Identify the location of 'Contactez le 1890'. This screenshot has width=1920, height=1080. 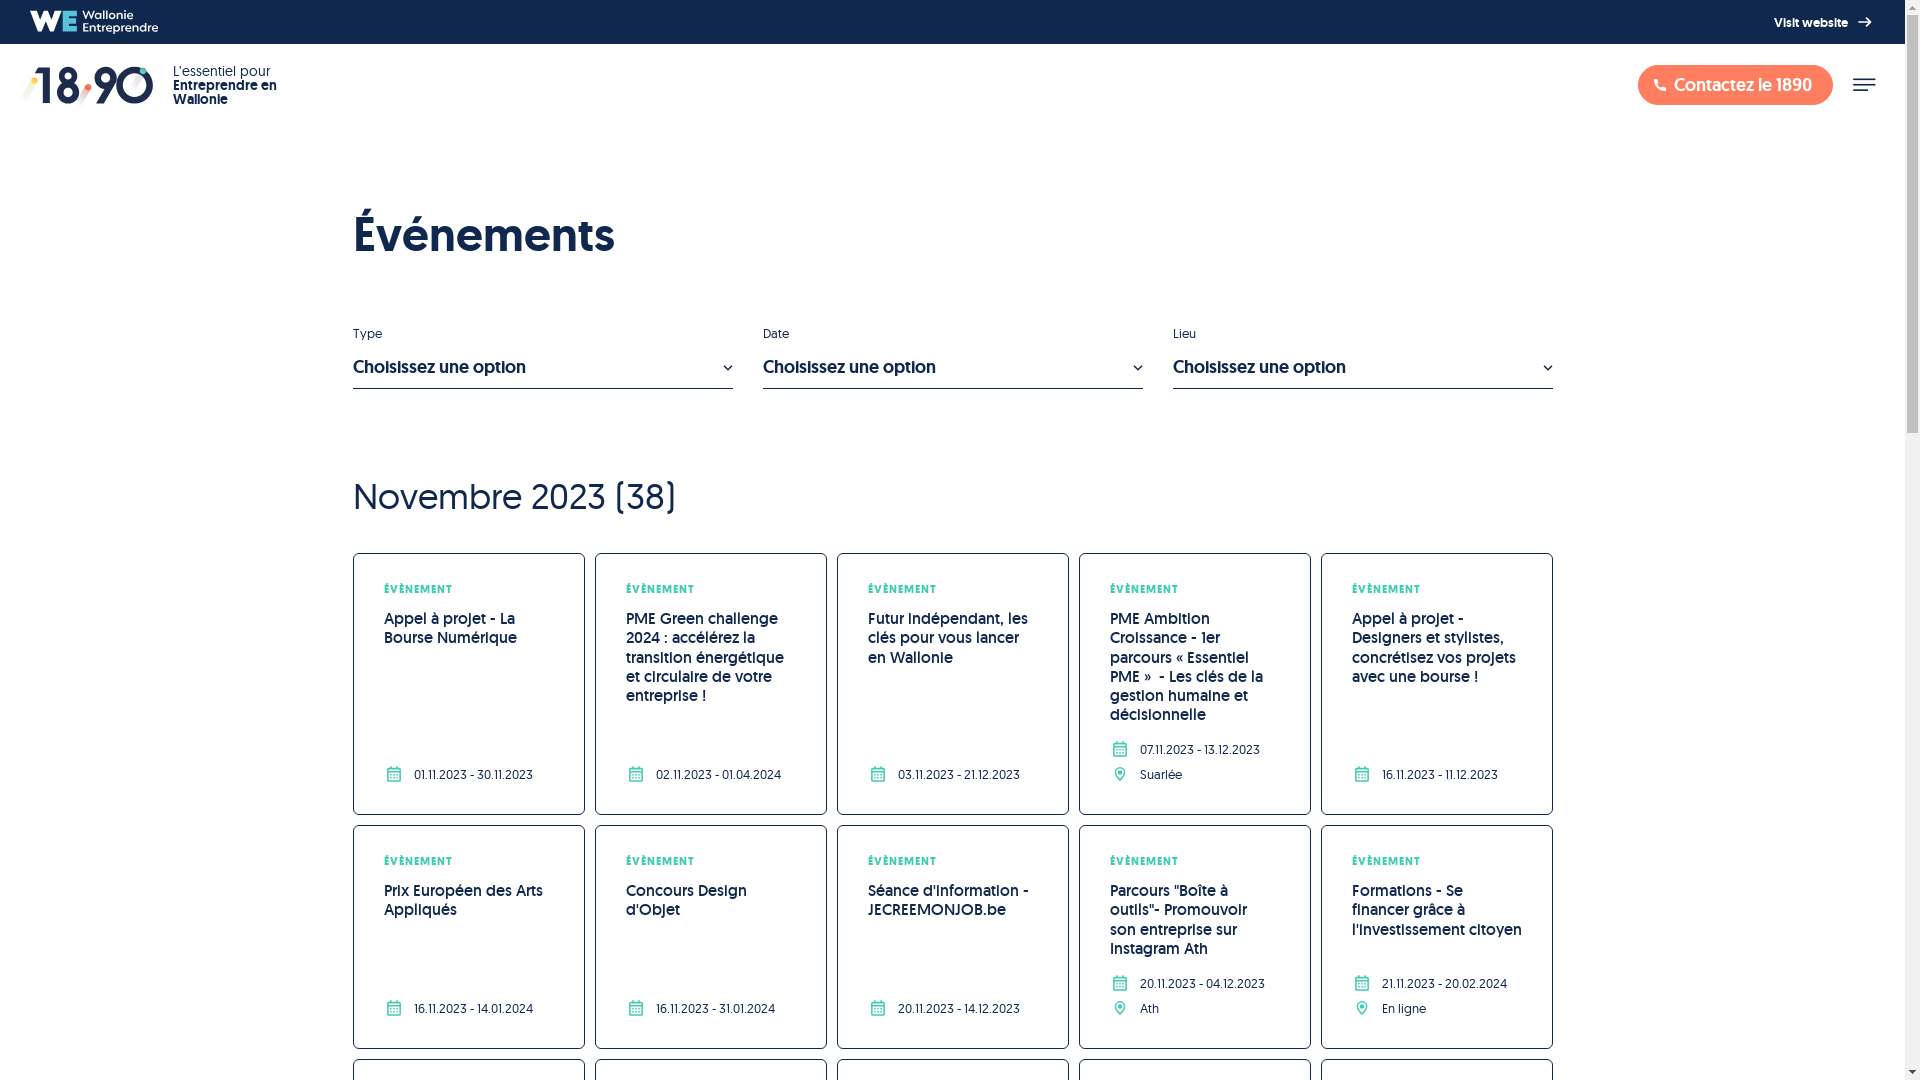
(1734, 83).